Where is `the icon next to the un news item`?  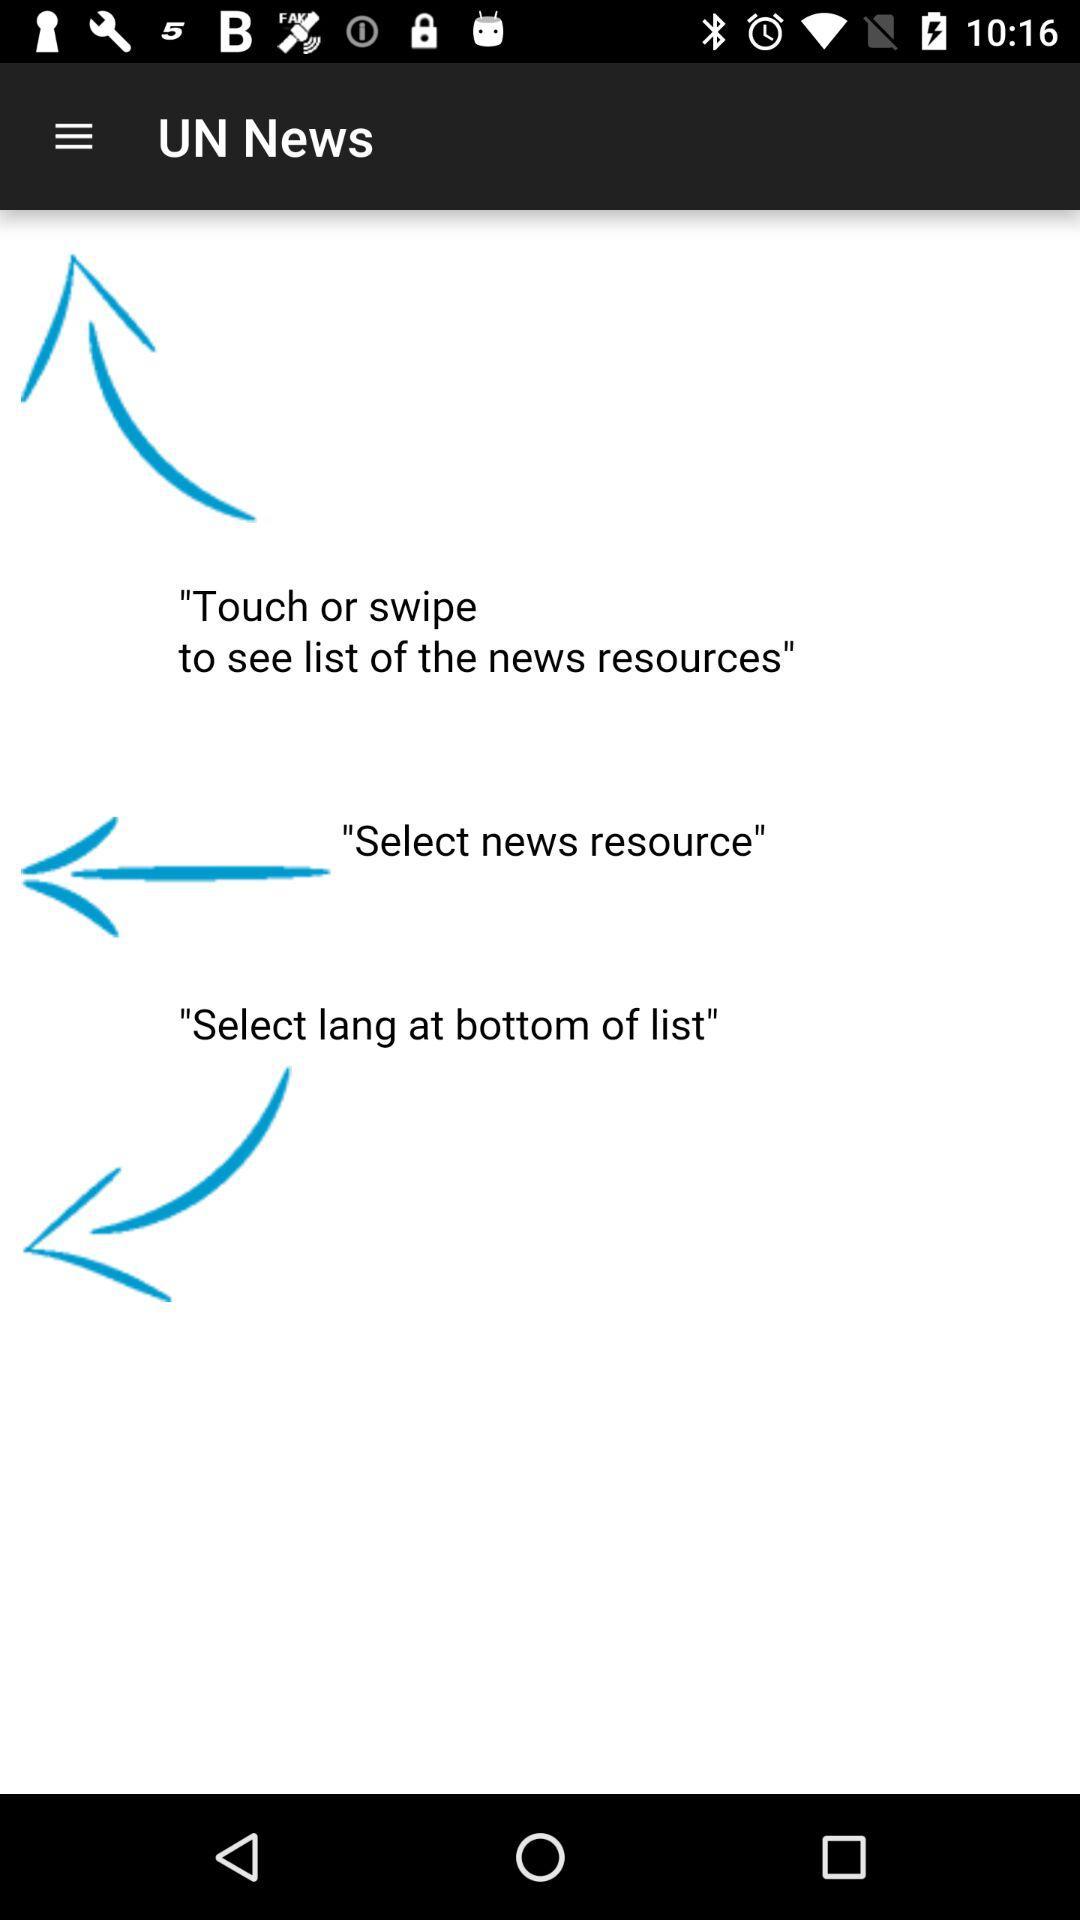 the icon next to the un news item is located at coordinates (72, 135).